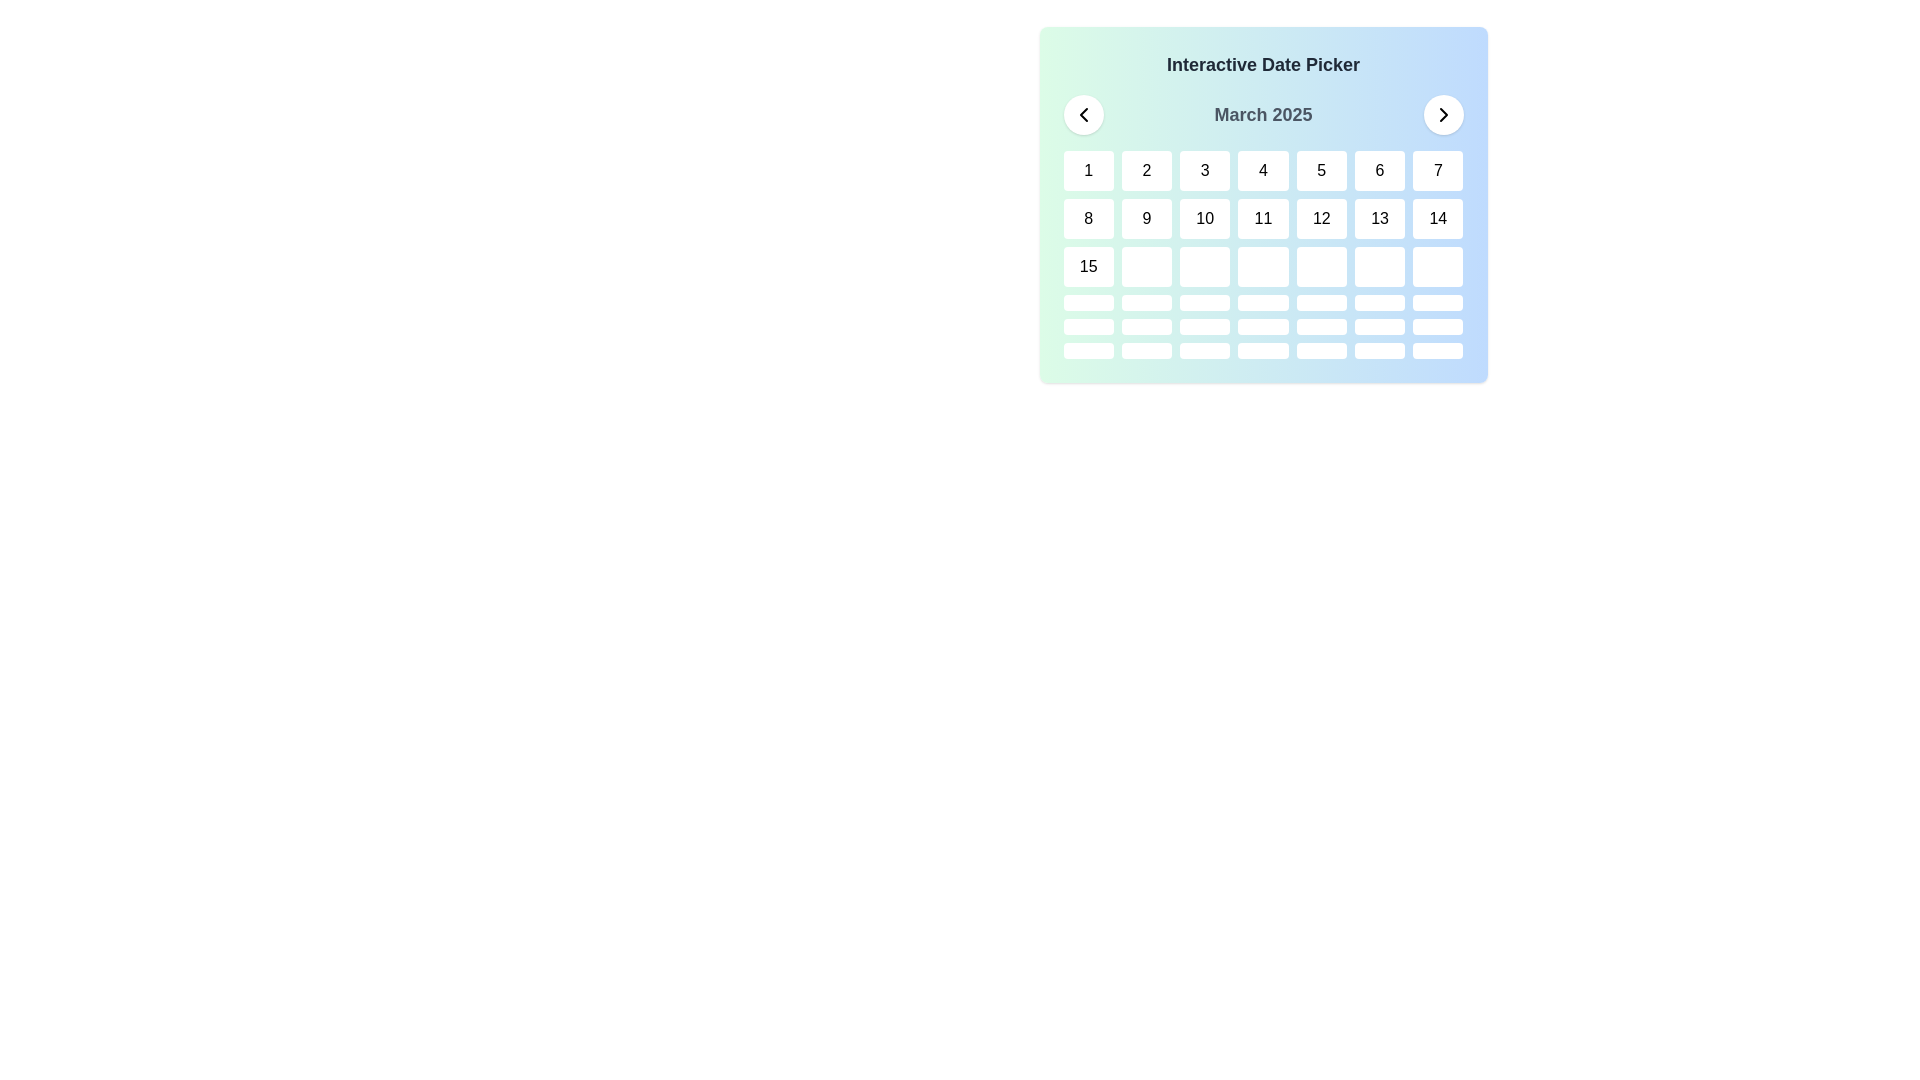 The height and width of the screenshot is (1080, 1920). Describe the element at coordinates (1262, 115) in the screenshot. I see `the title text 'March 2025' in the date picker interface, which is centered in the top row between the left and right arrow buttons` at that location.